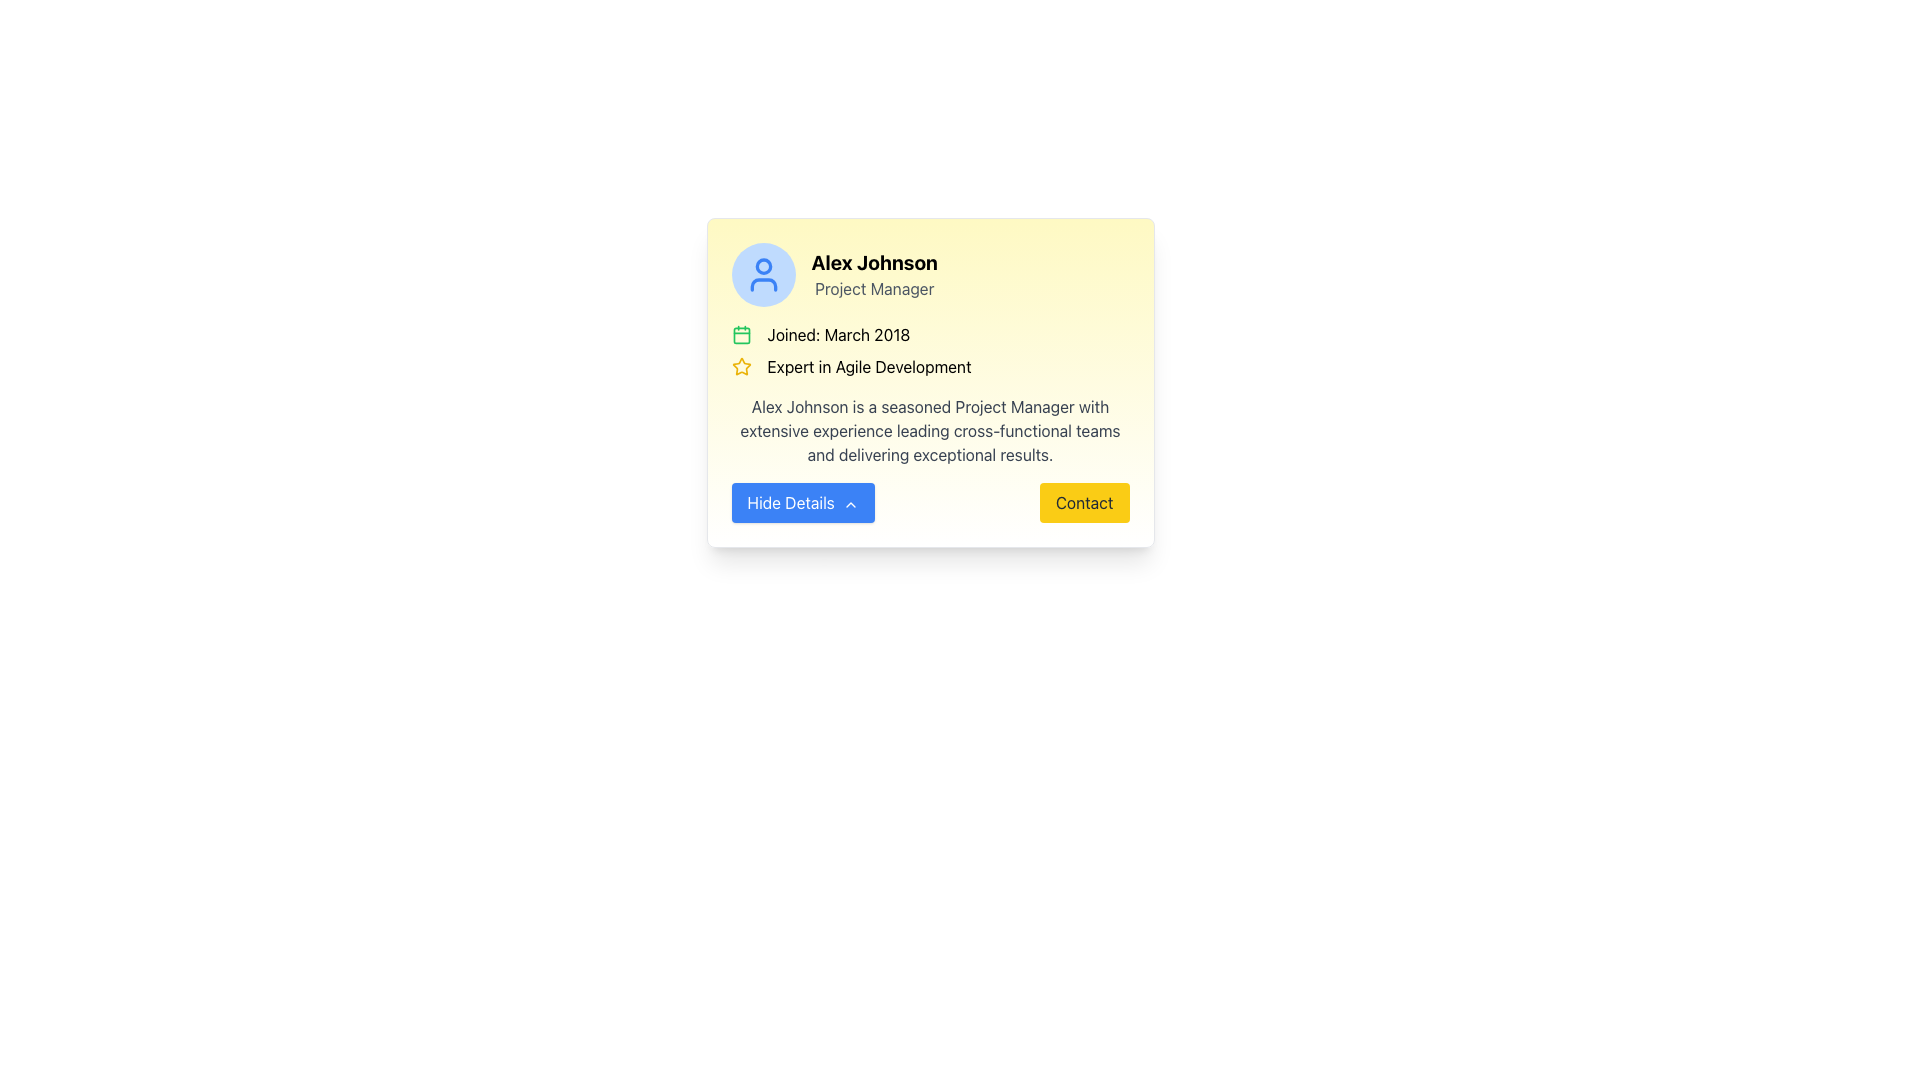  Describe the element at coordinates (874, 289) in the screenshot. I see `the job title text located directly beneath the name 'Alex Johnson' in the profile card` at that location.